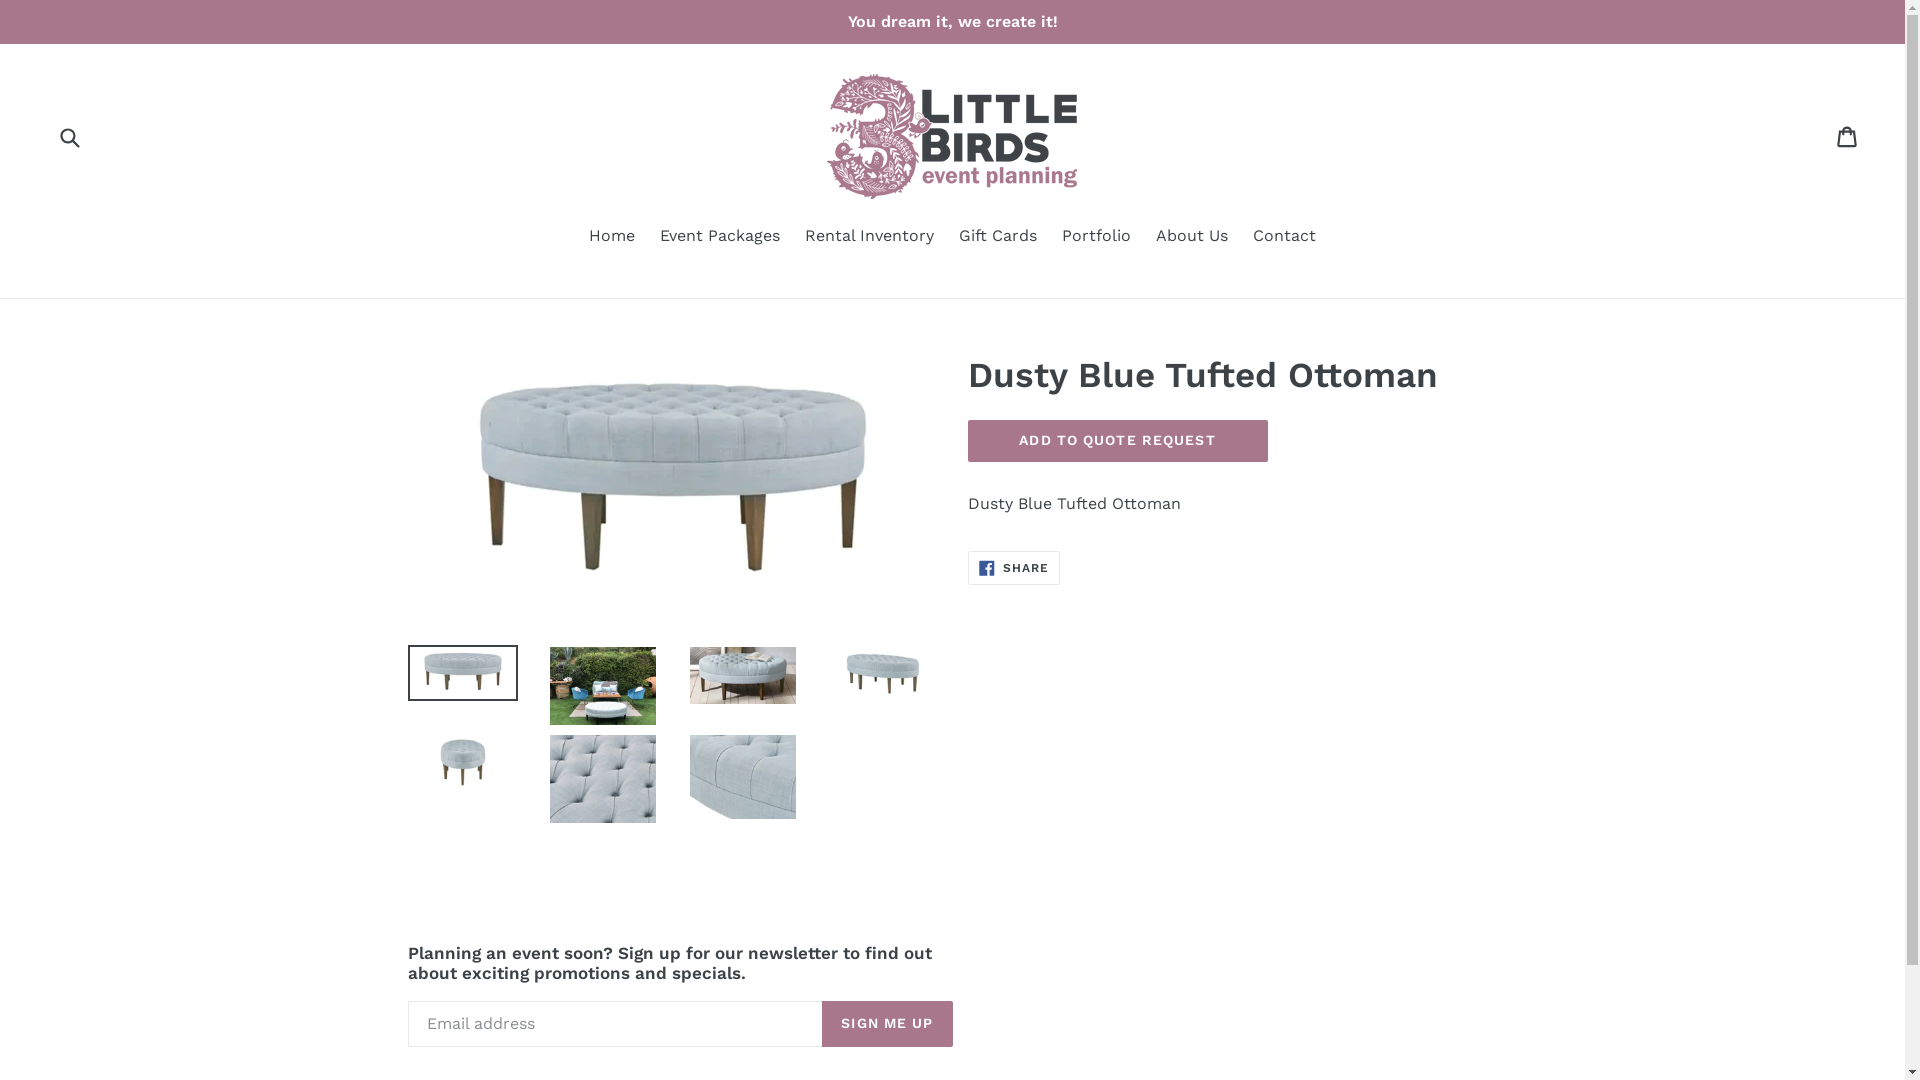  What do you see at coordinates (68, 135) in the screenshot?
I see `'Submit'` at bounding box center [68, 135].